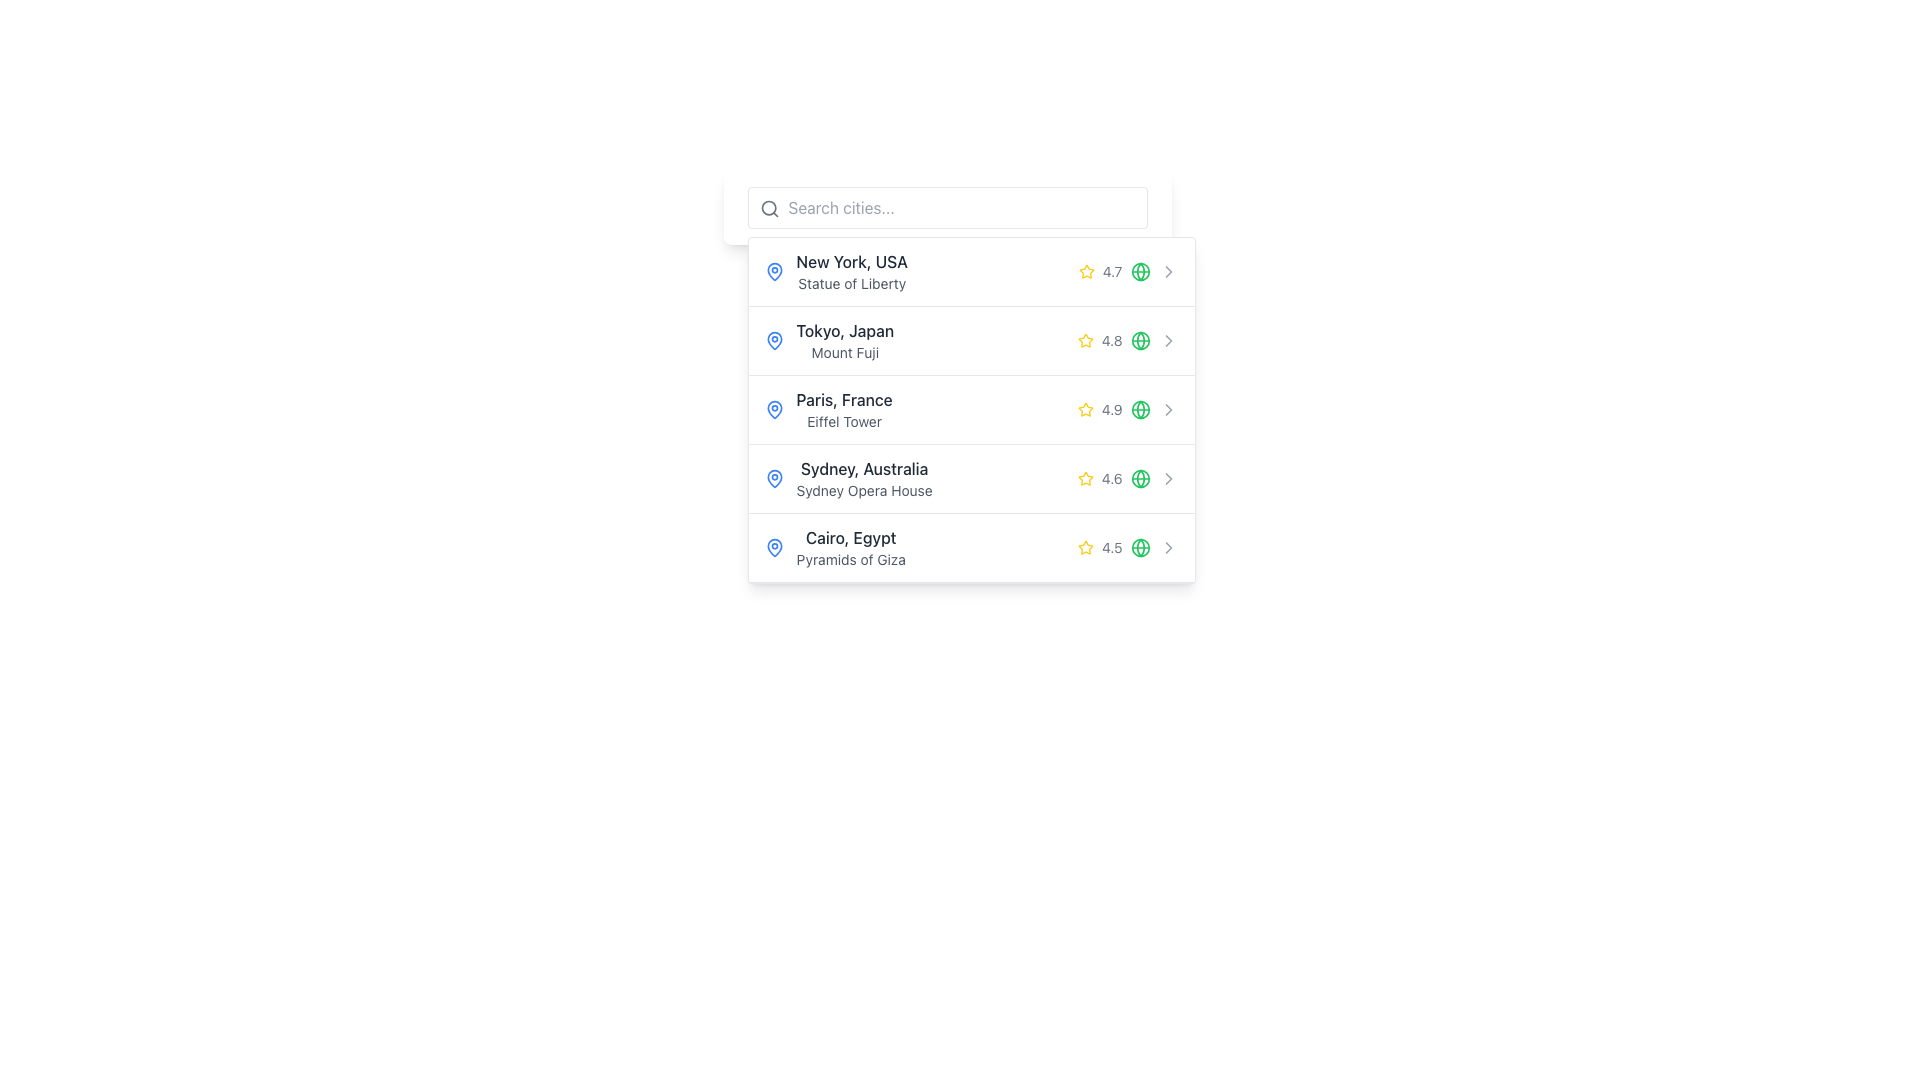 The width and height of the screenshot is (1920, 1080). What do you see at coordinates (1113, 478) in the screenshot?
I see `the text label displaying the numeric value '4.6' in gray color, which is located in the search results for 'Sydney, Australia', positioned between the star icon and the globe icon` at bounding box center [1113, 478].